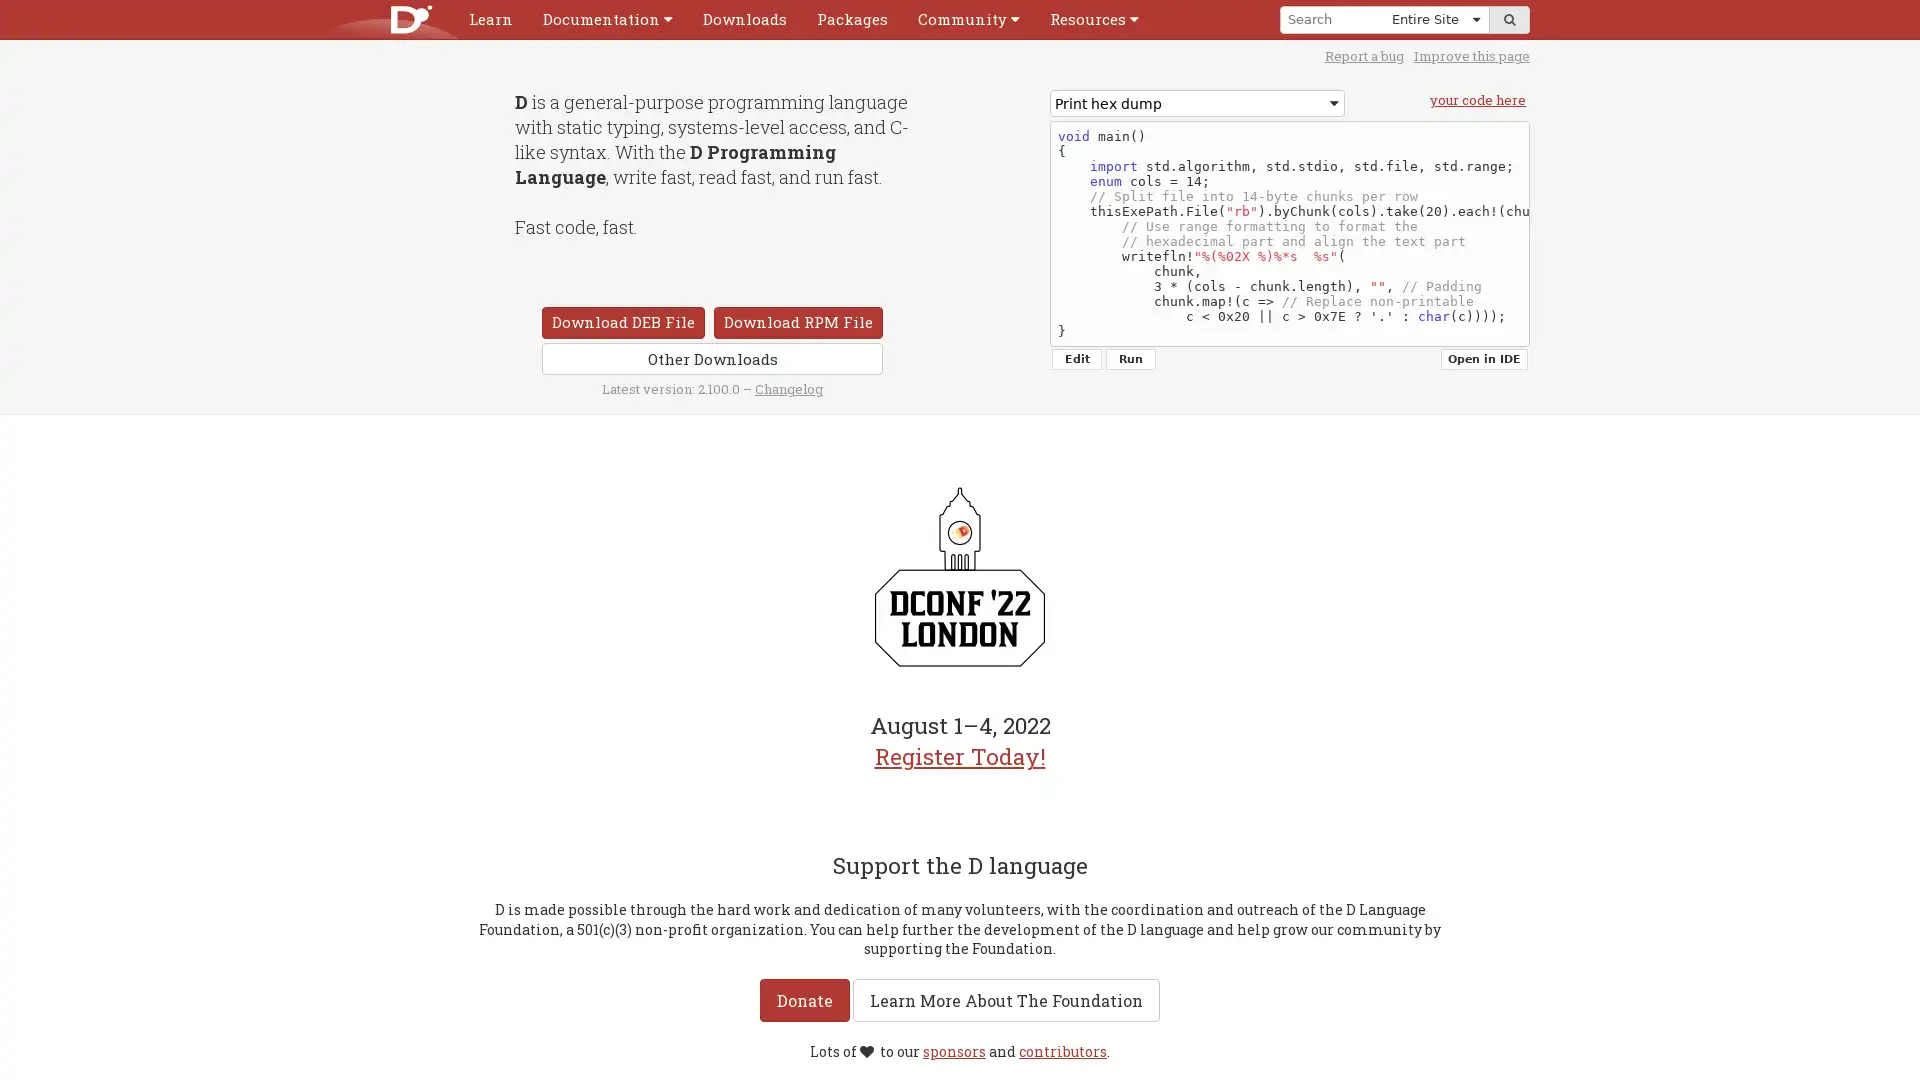  Describe the element at coordinates (1075, 358) in the screenshot. I see `Edit` at that location.